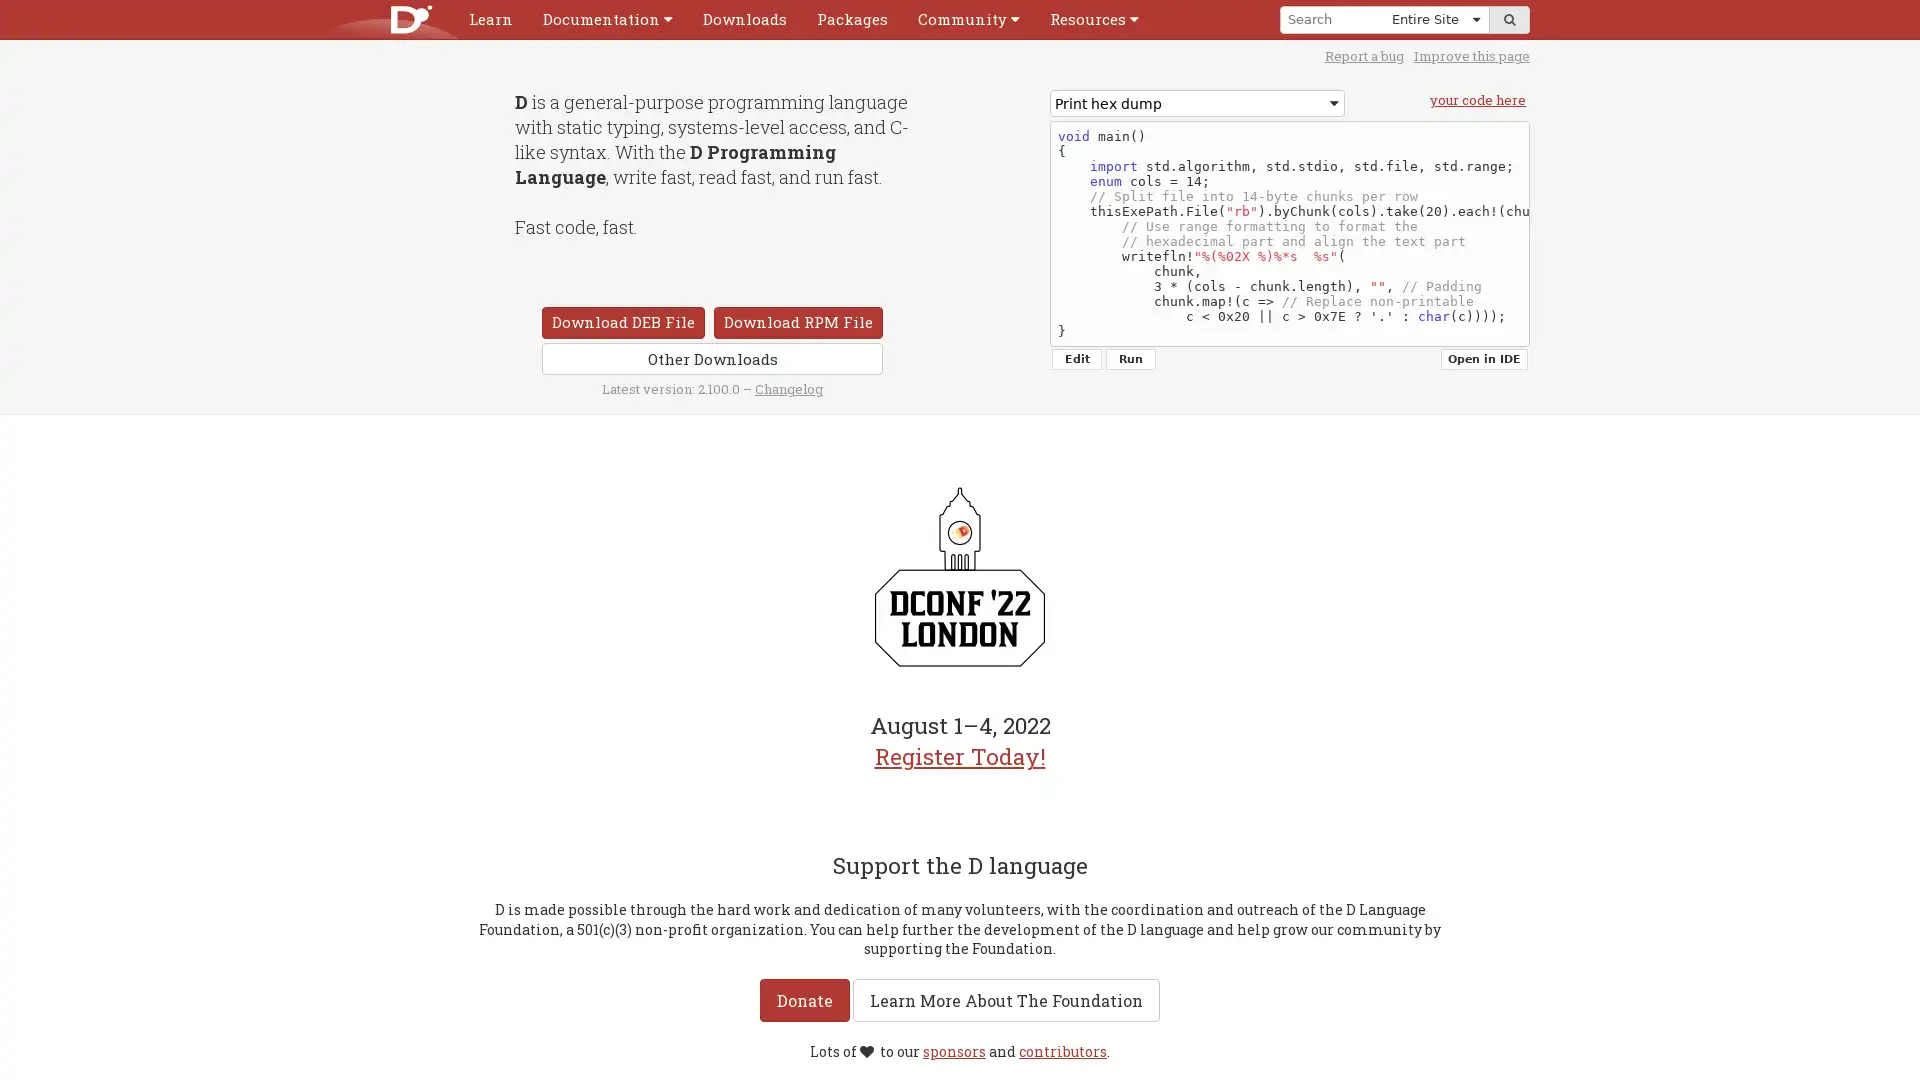  Describe the element at coordinates (1075, 358) in the screenshot. I see `Edit` at that location.